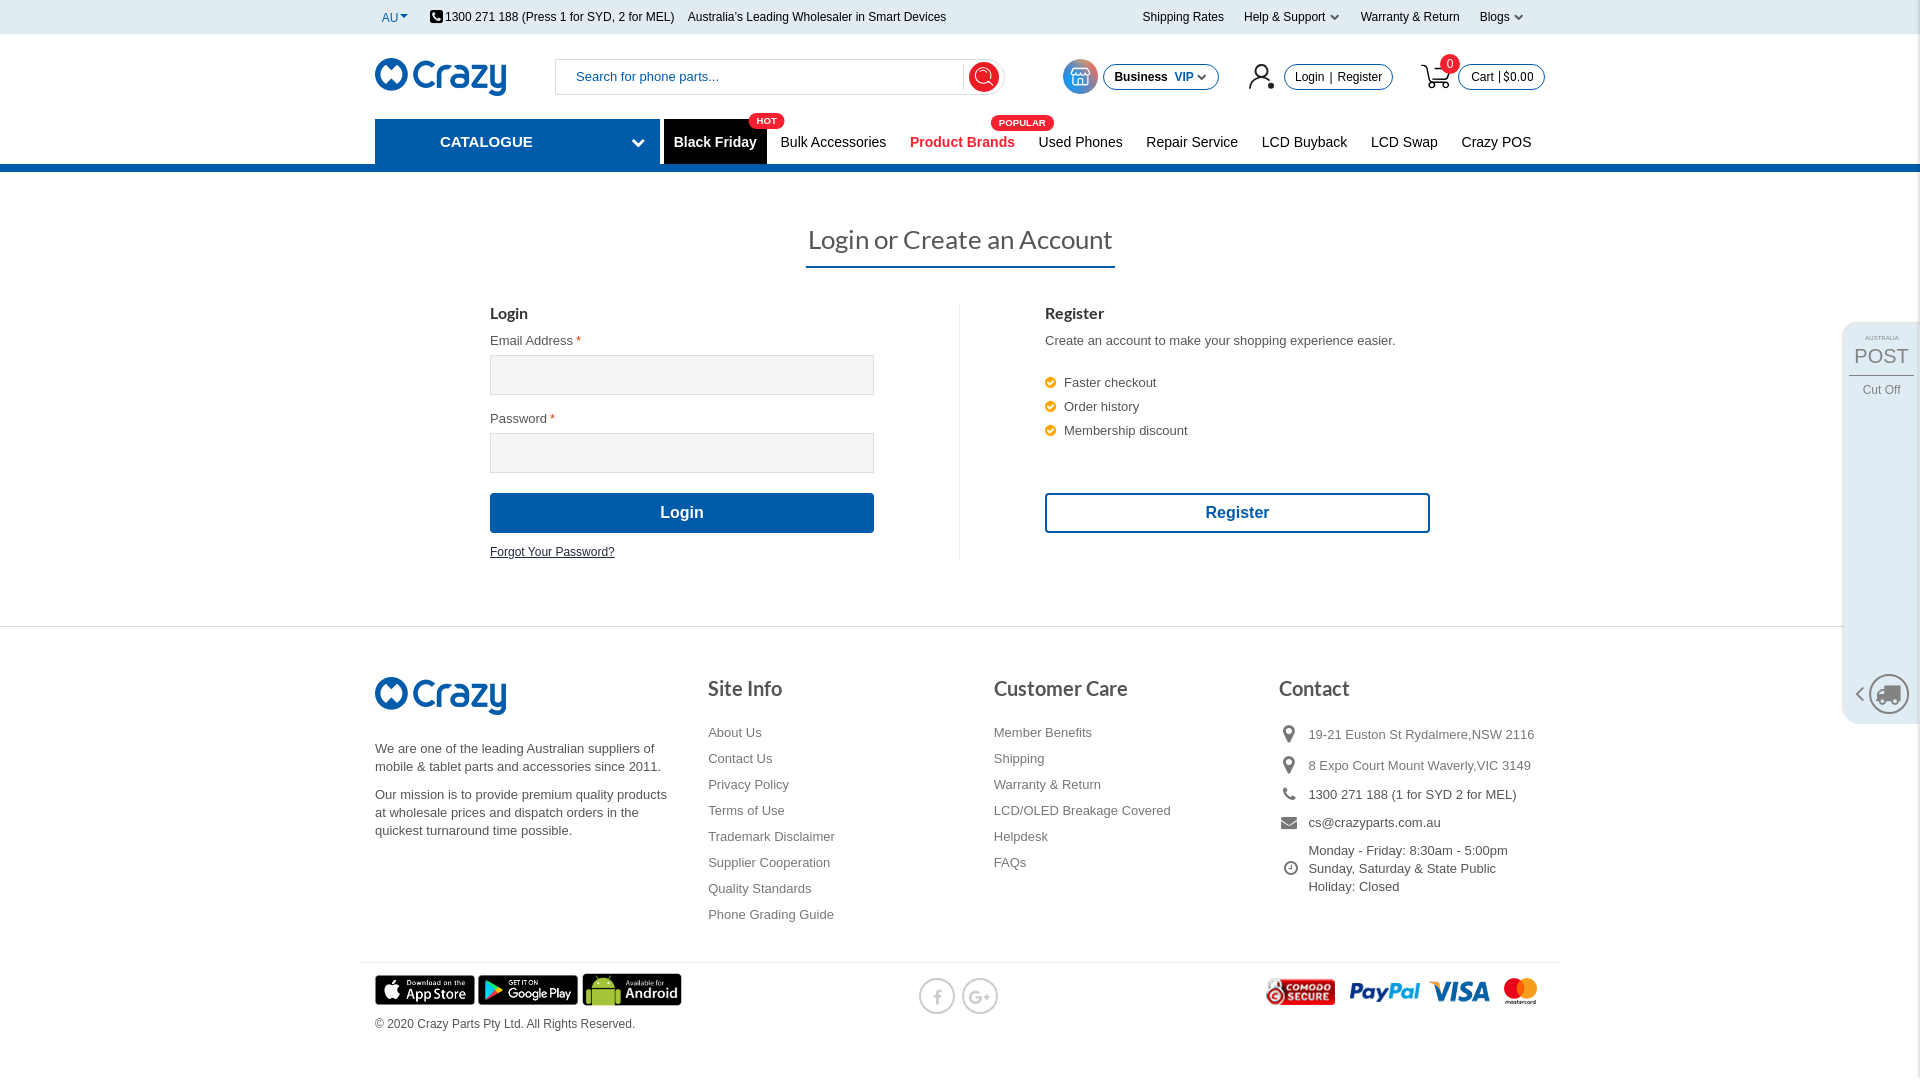 The height and width of the screenshot is (1080, 1920). What do you see at coordinates (1403, 141) in the screenshot?
I see `'LCD Swap'` at bounding box center [1403, 141].